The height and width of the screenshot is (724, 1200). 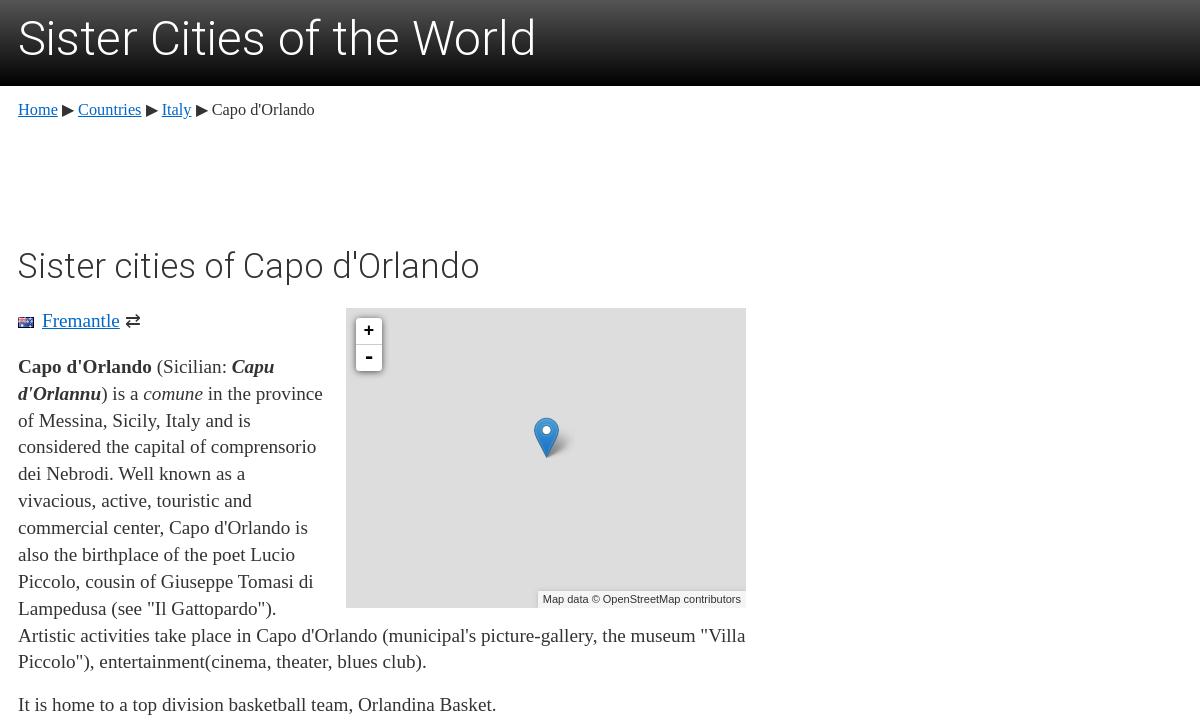 What do you see at coordinates (160, 107) in the screenshot?
I see `'Italy'` at bounding box center [160, 107].